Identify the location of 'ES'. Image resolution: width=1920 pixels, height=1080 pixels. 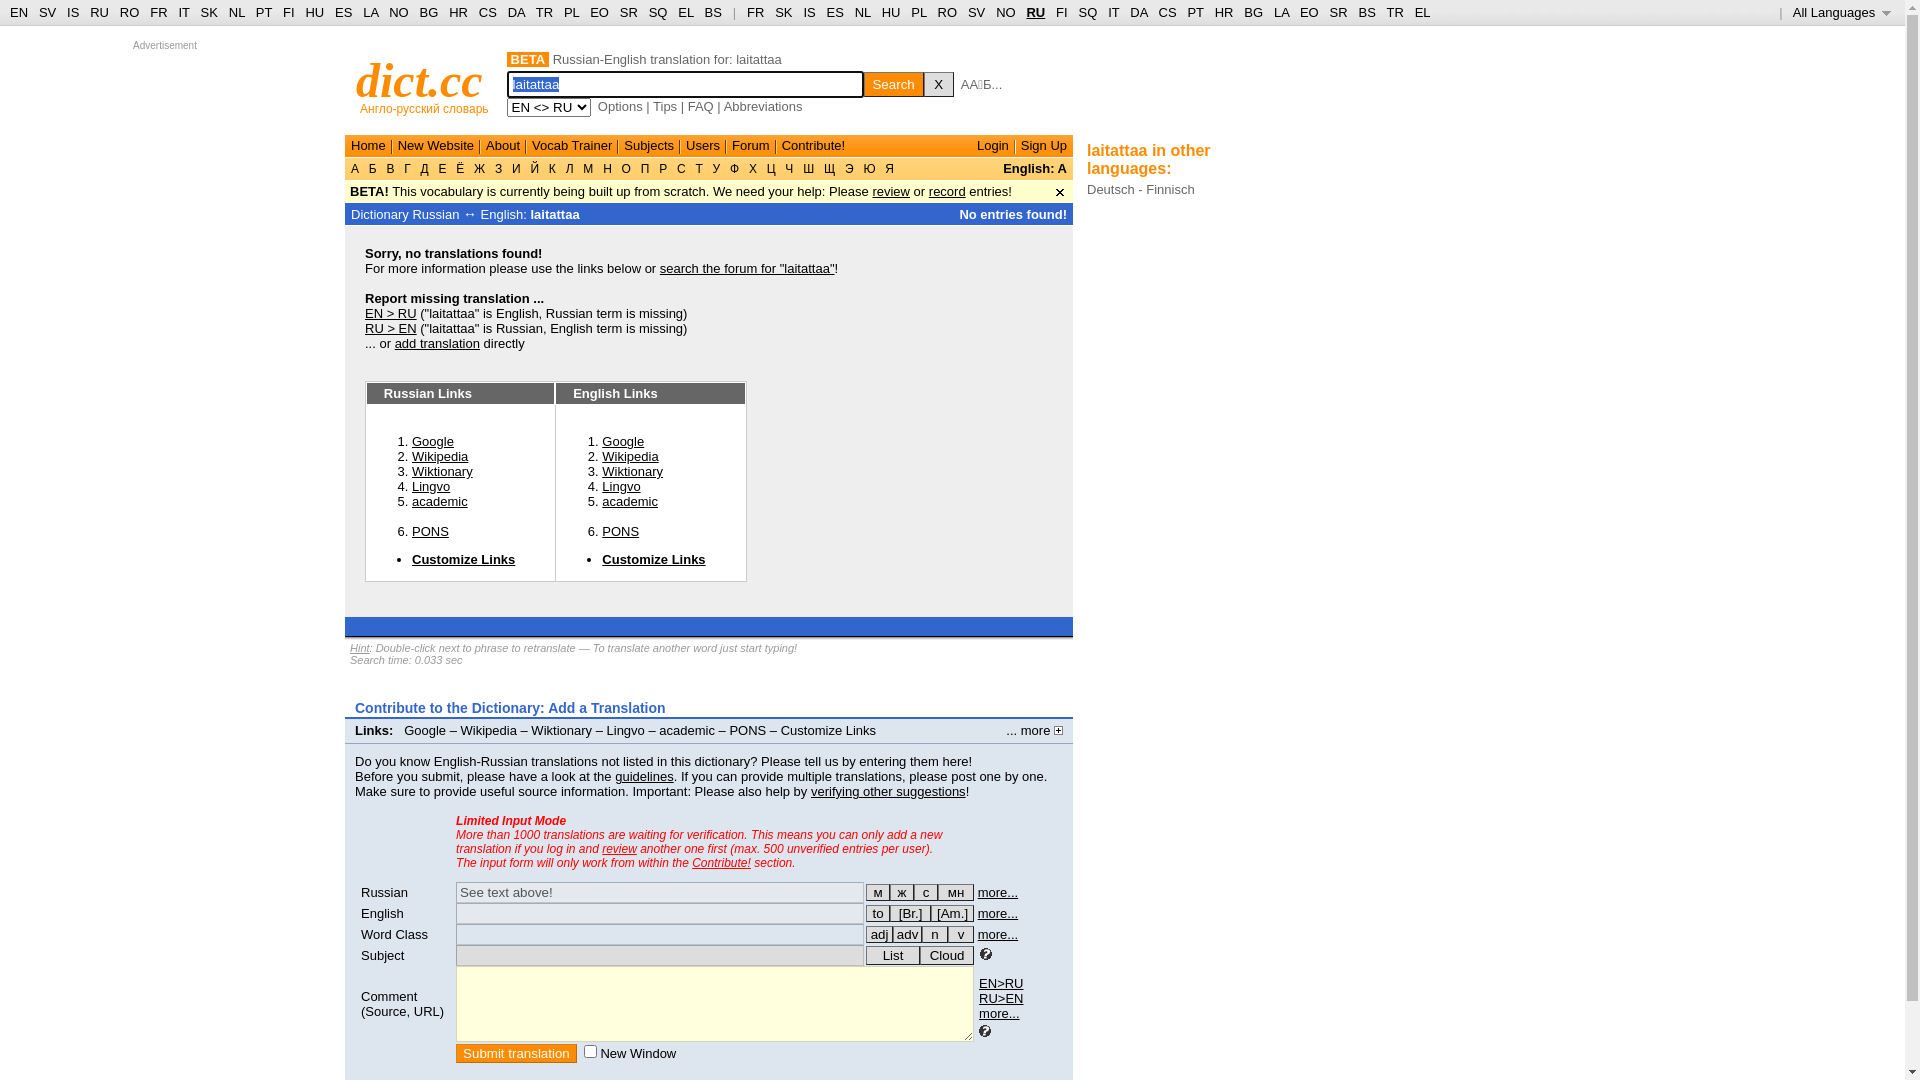
(835, 12).